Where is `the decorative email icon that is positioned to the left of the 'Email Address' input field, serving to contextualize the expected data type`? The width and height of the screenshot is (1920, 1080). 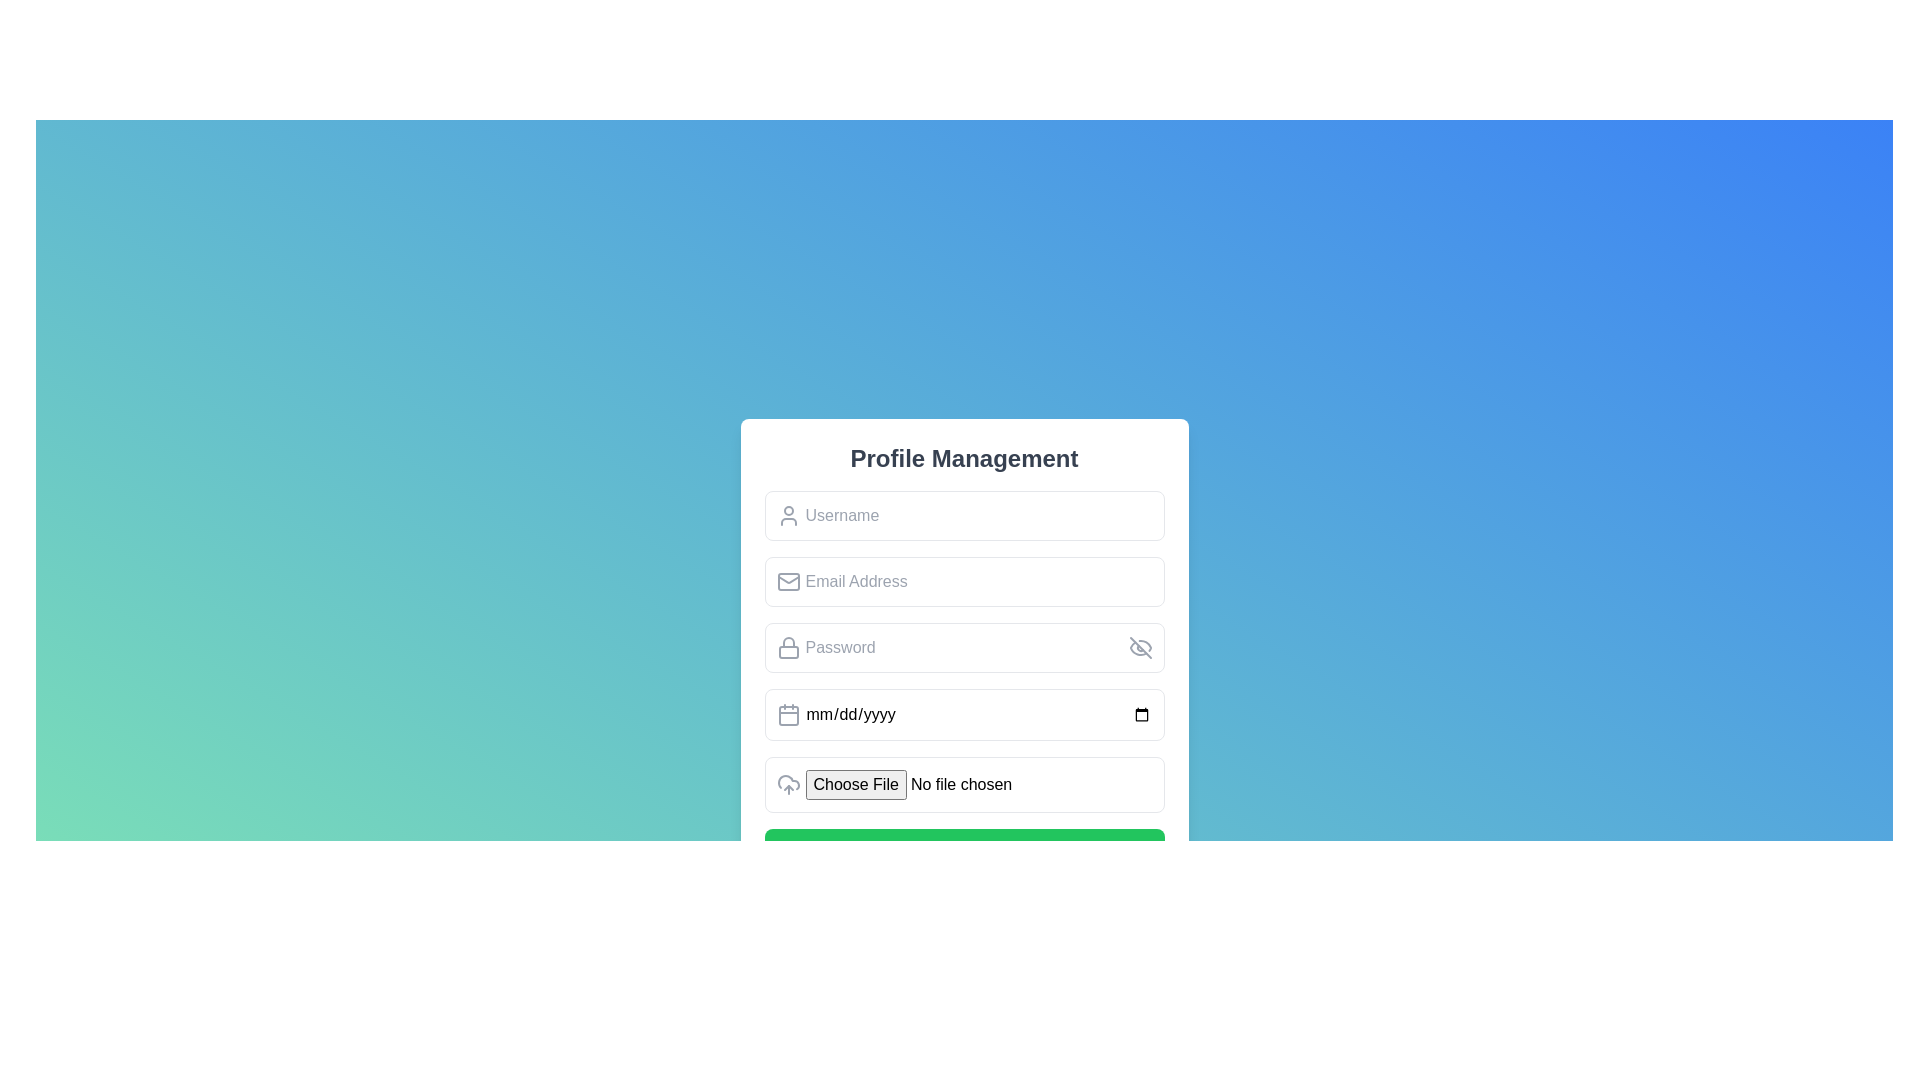
the decorative email icon that is positioned to the left of the 'Email Address' input field, serving to contextualize the expected data type is located at coordinates (787, 582).